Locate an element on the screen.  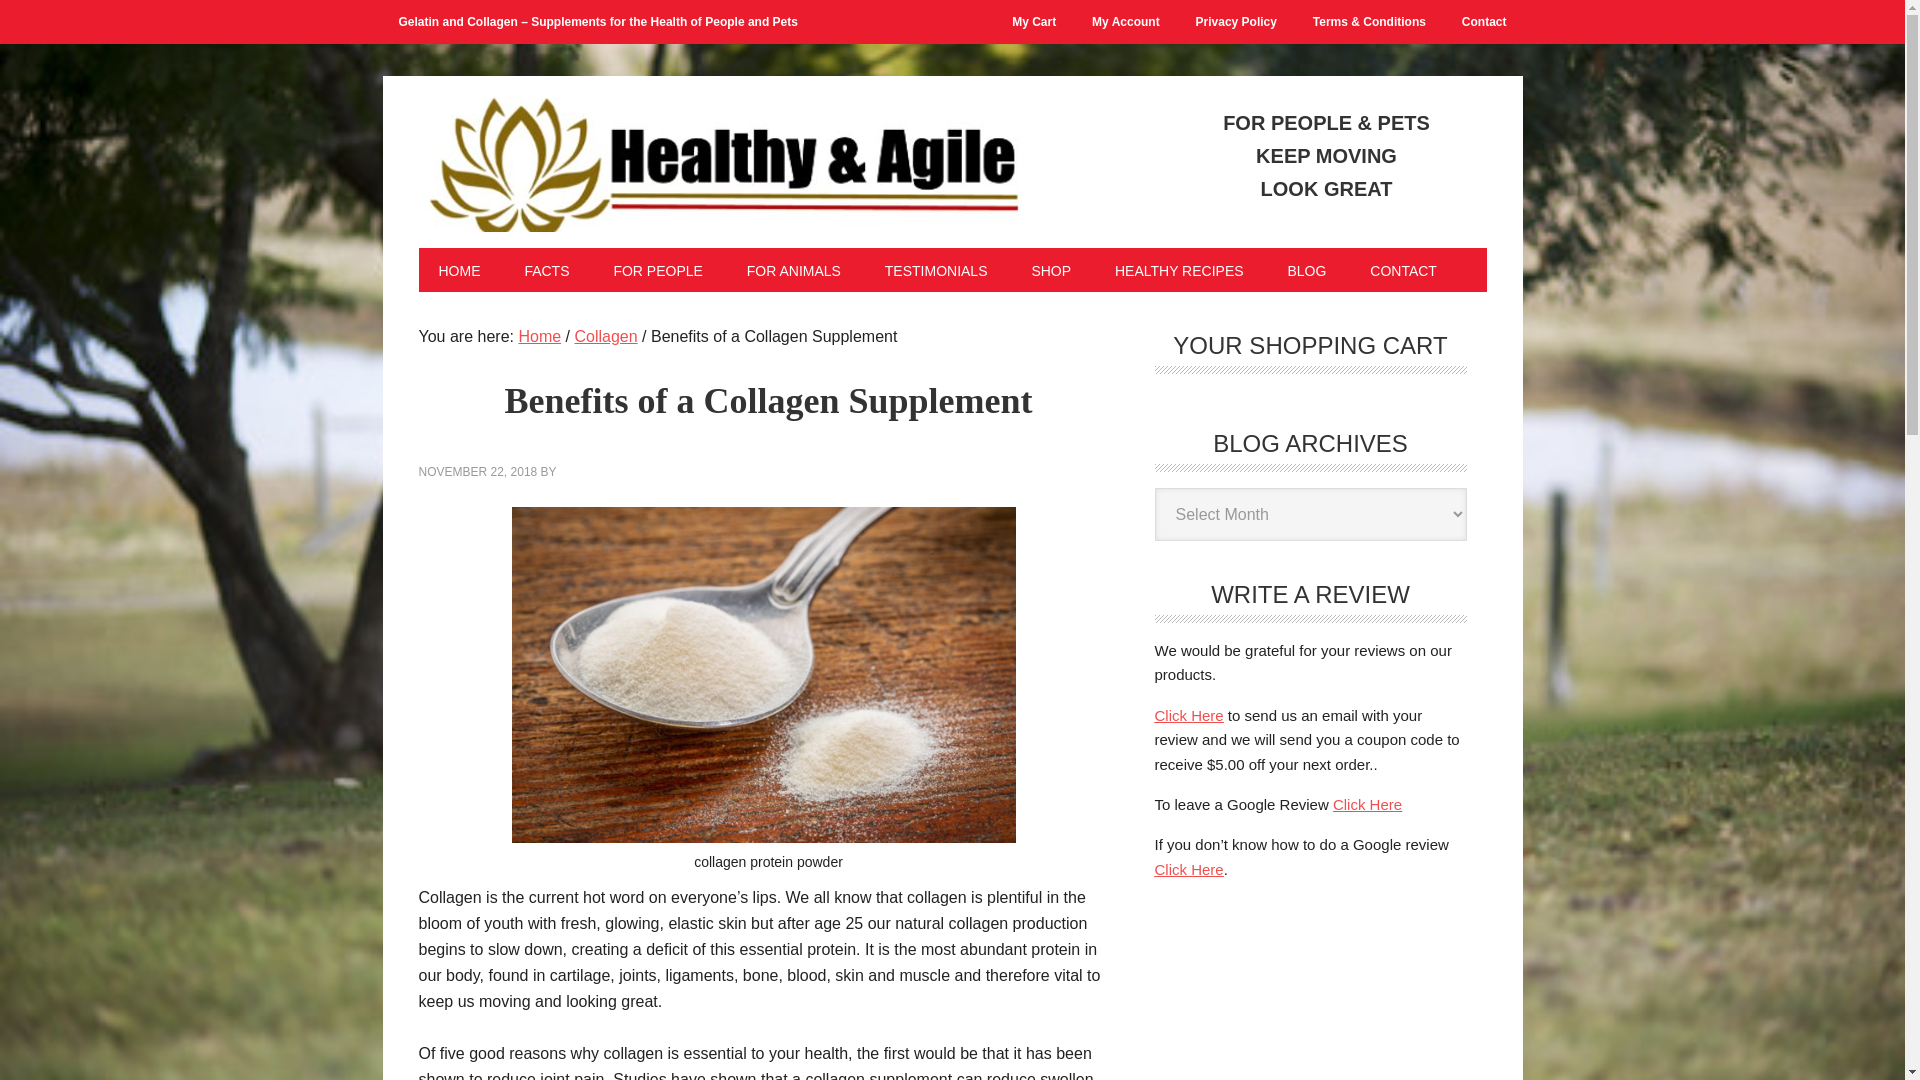
'FOR PEOPLE' is located at coordinates (592, 270).